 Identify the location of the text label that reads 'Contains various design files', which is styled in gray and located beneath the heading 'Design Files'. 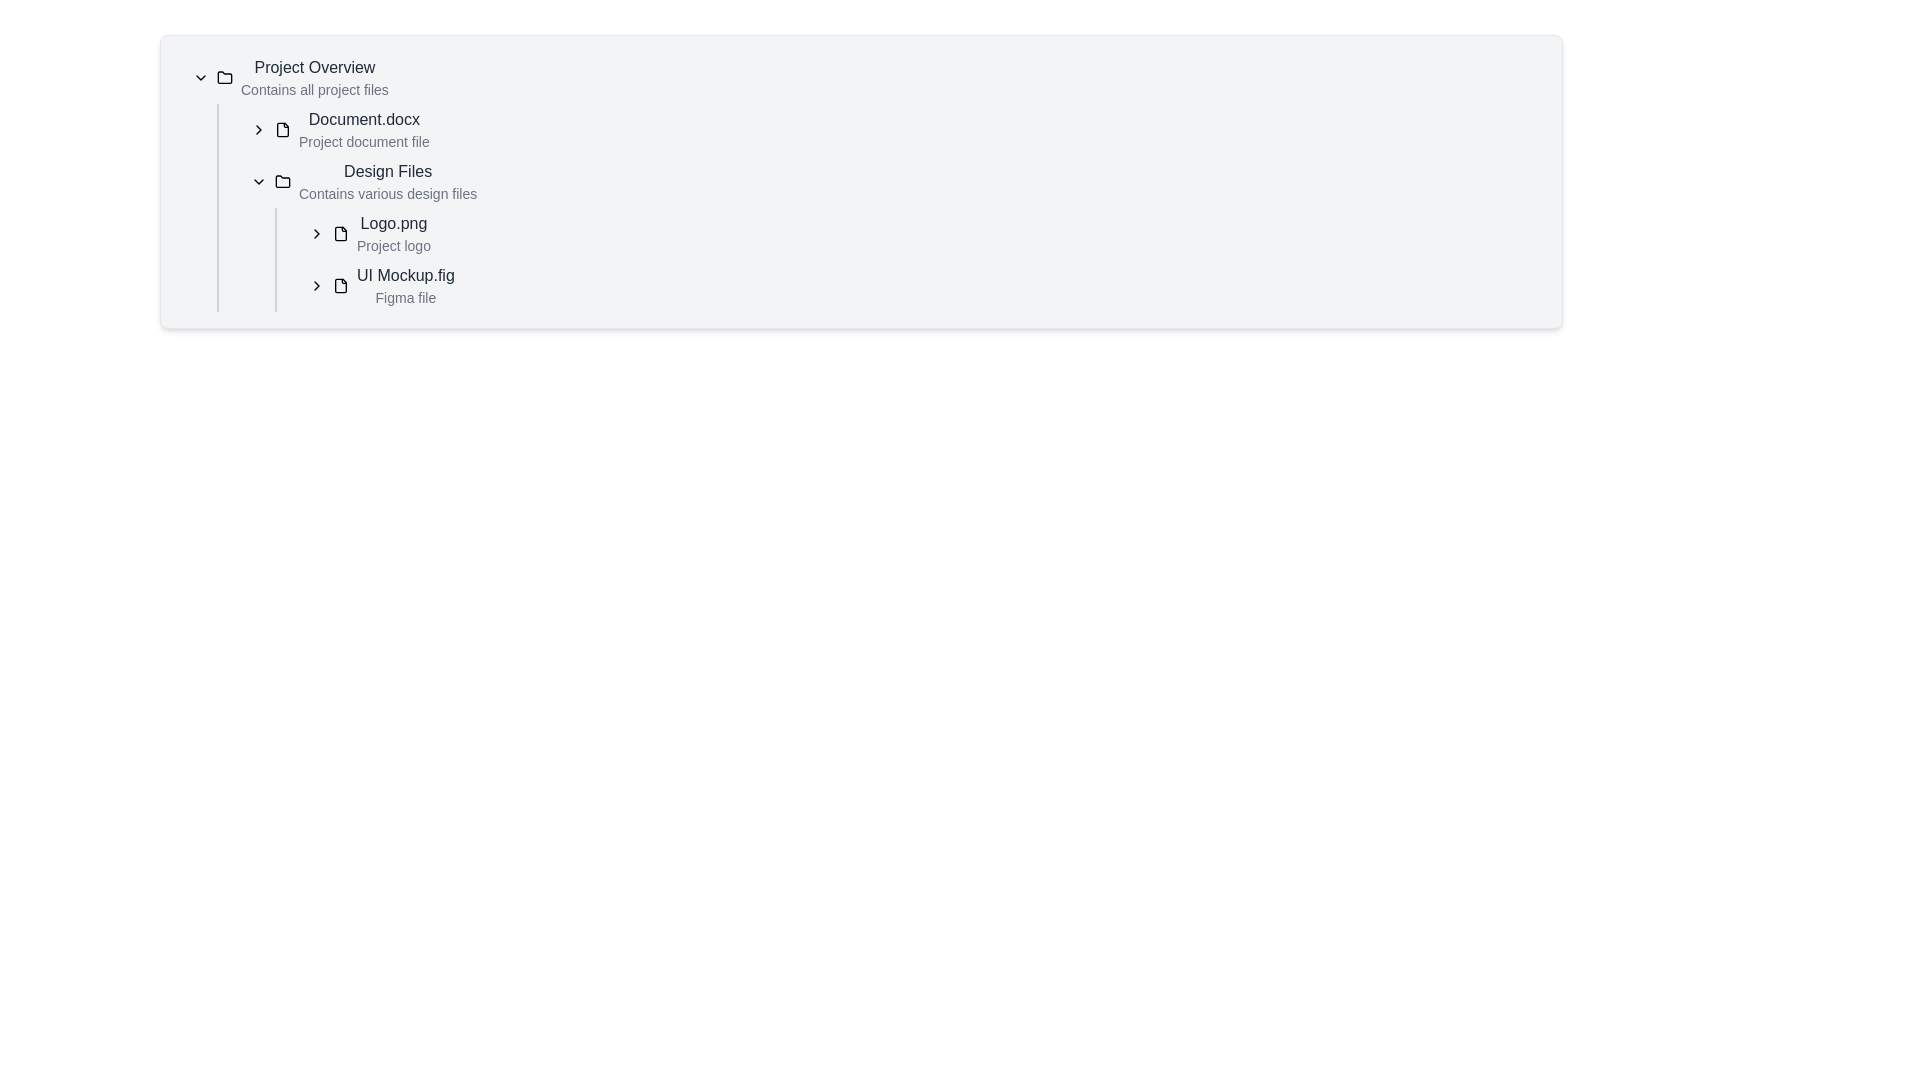
(388, 193).